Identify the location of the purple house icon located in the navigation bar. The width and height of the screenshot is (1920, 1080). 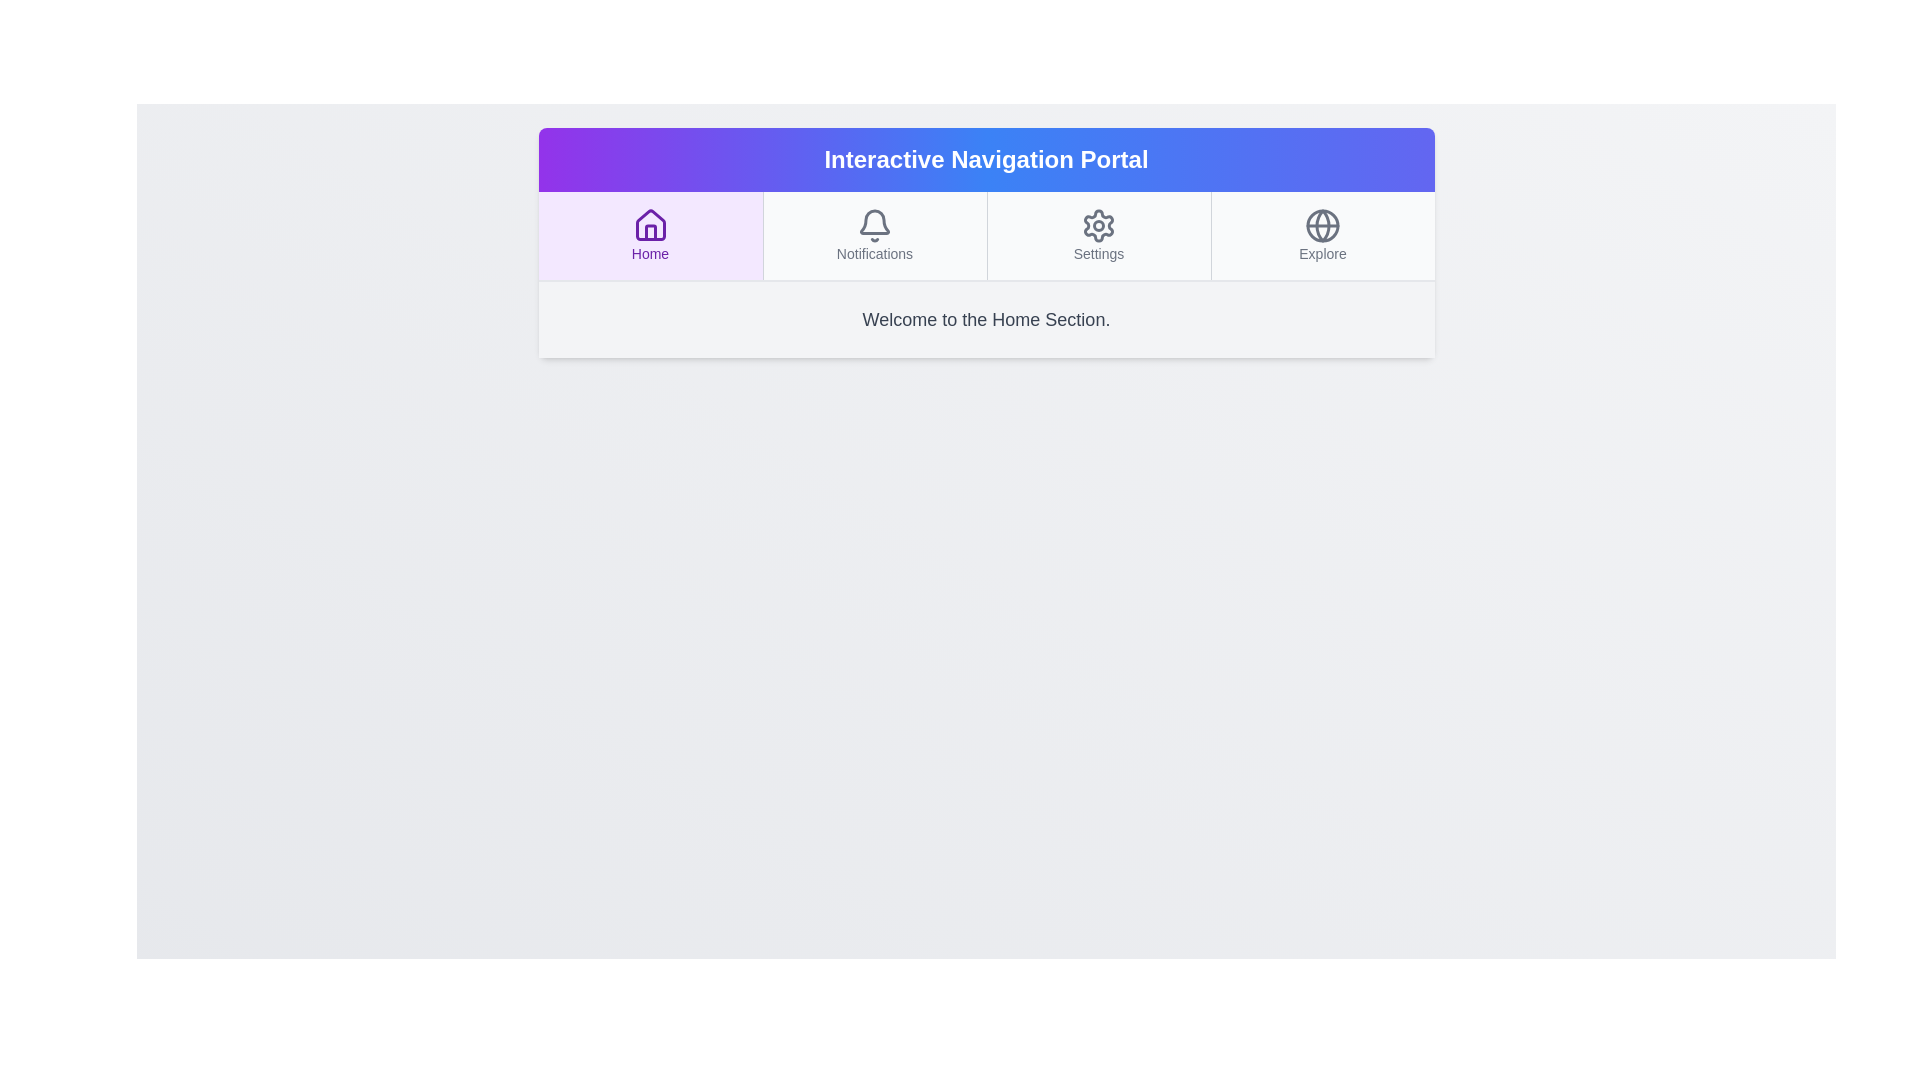
(650, 225).